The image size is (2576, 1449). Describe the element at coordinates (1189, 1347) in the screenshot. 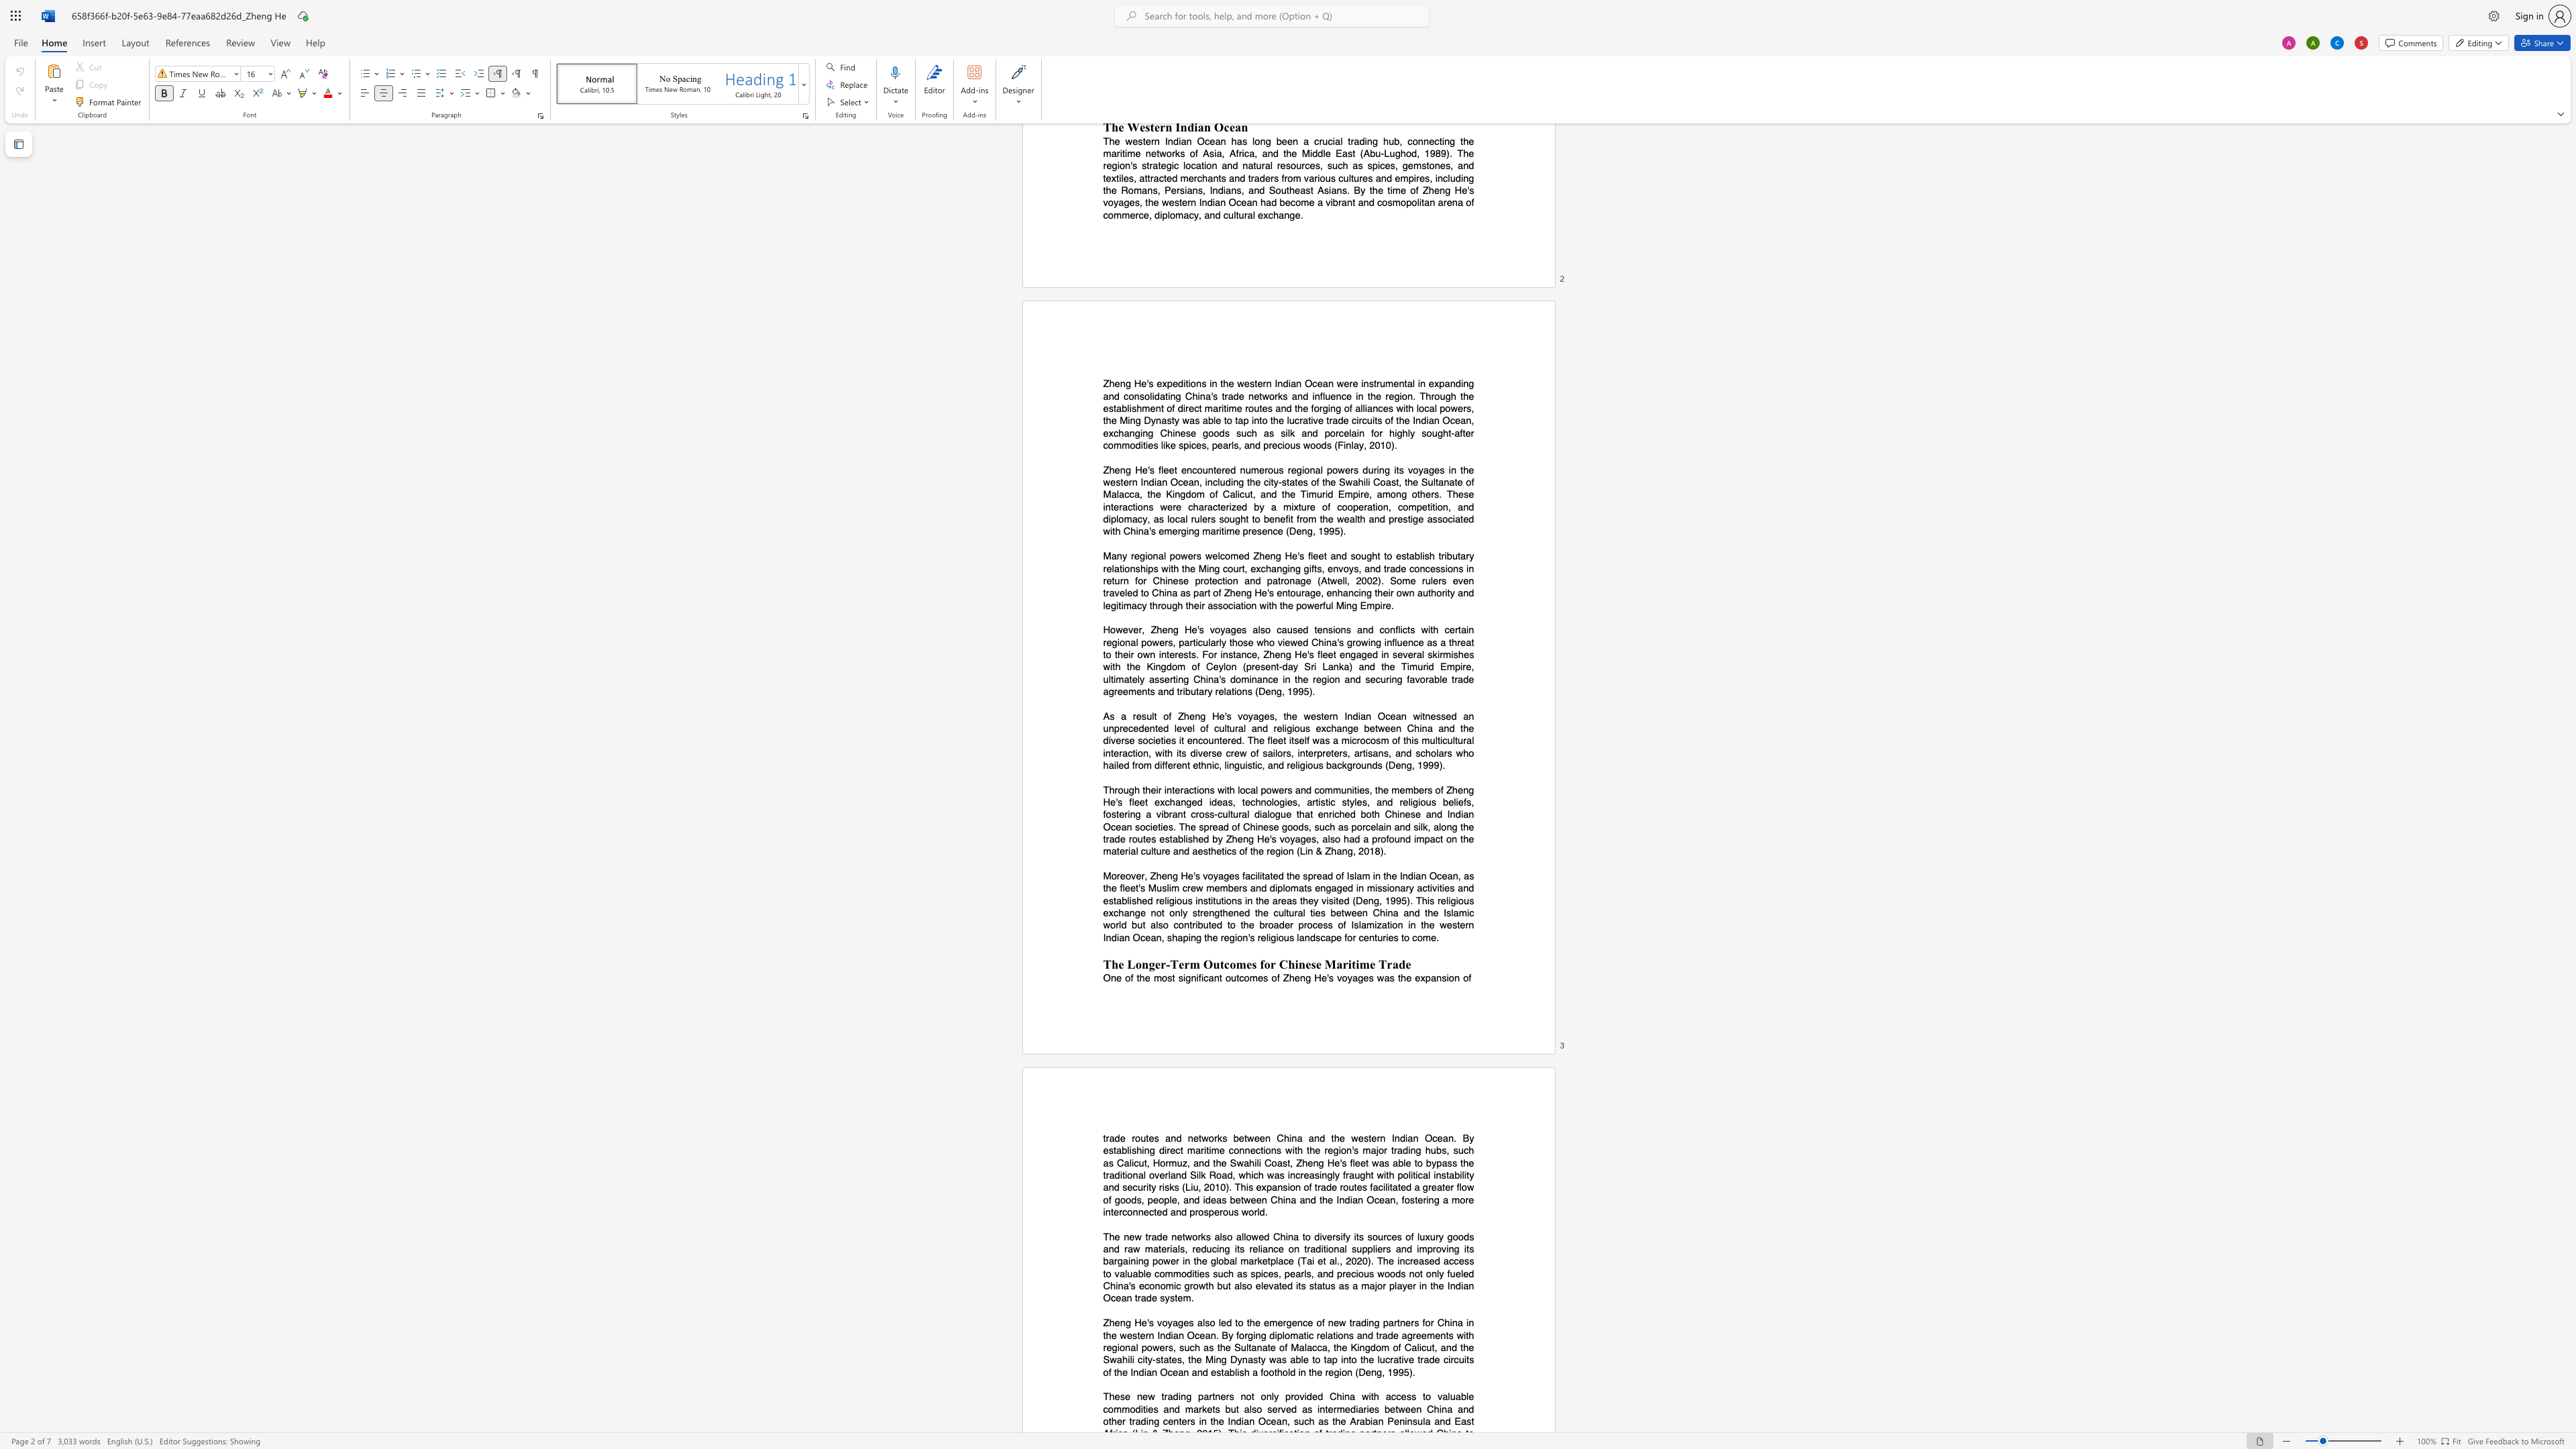

I see `the subset text "ch as the Sultanate of Malacca, the Kingd" within the text "Zheng He"` at that location.